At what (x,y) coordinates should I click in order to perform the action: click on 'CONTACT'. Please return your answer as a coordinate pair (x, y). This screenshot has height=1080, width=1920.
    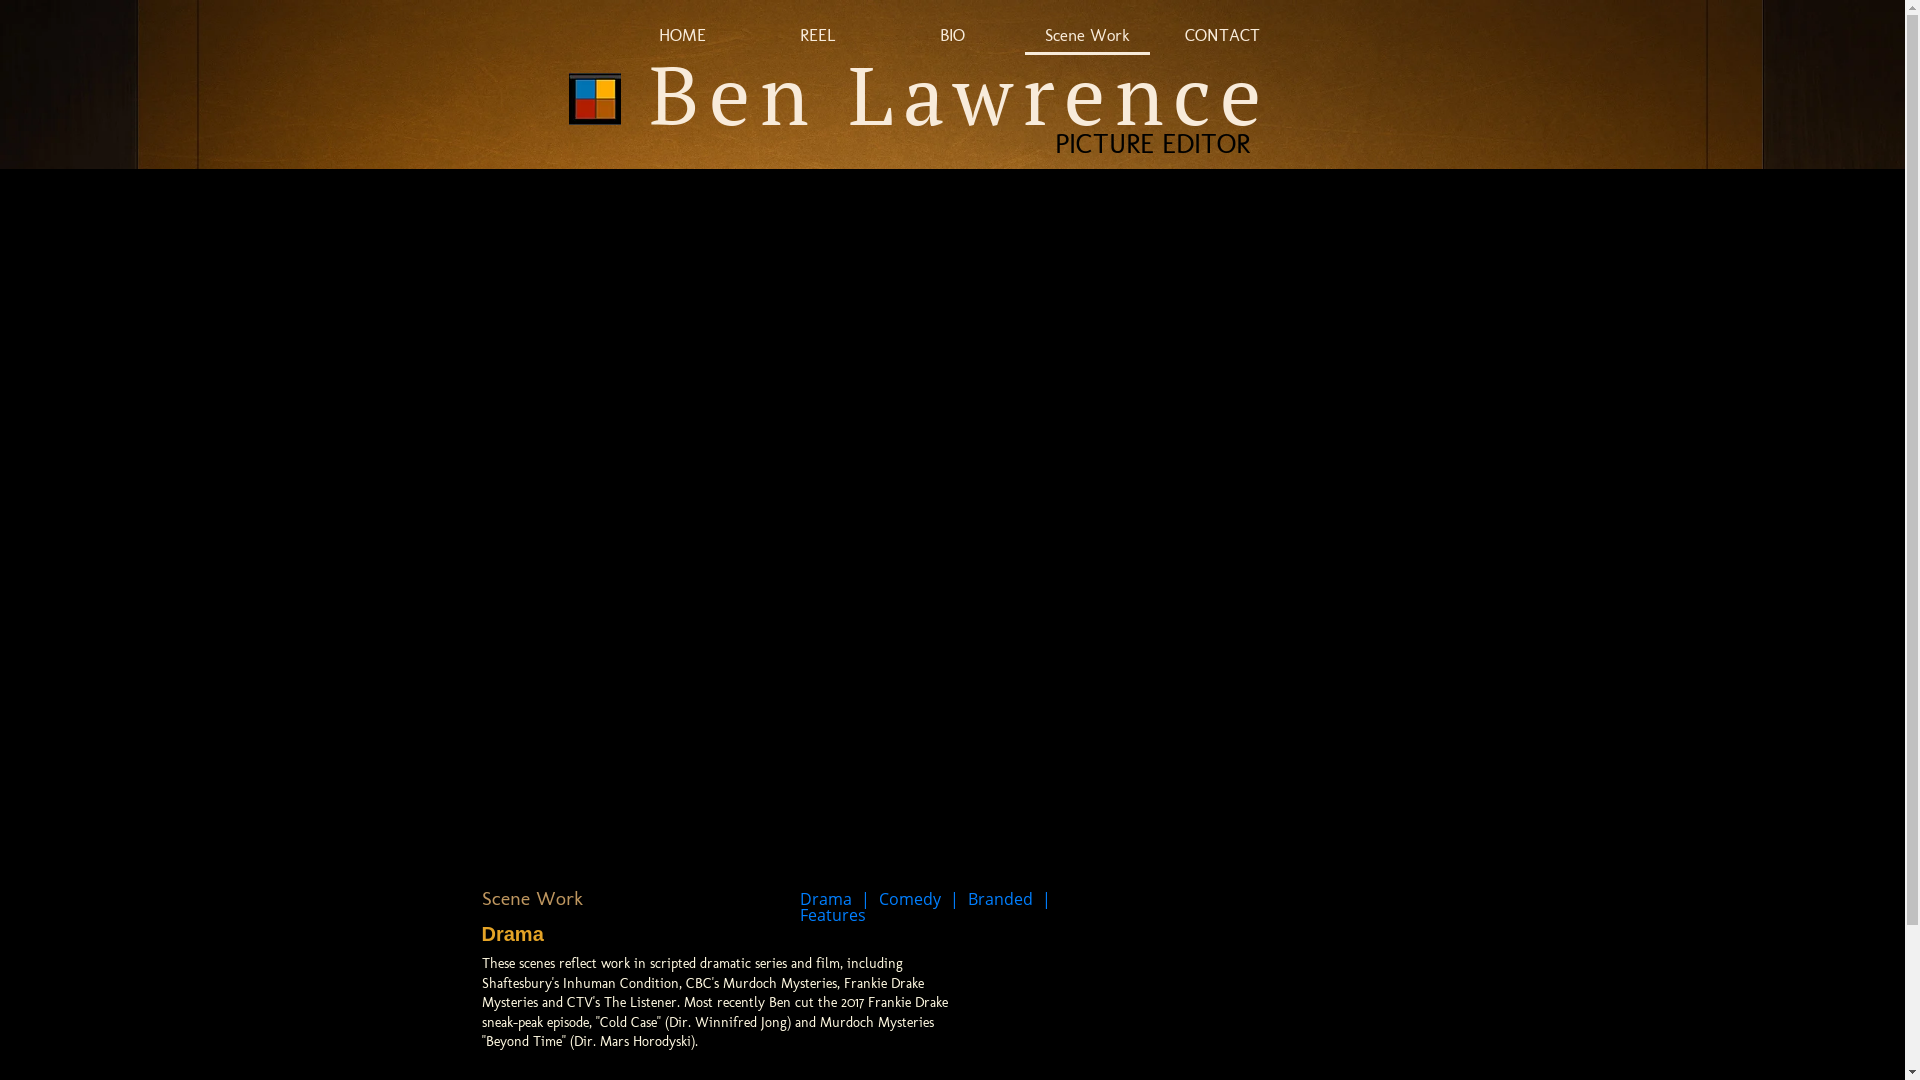
    Looking at the image, I should click on (1160, 37).